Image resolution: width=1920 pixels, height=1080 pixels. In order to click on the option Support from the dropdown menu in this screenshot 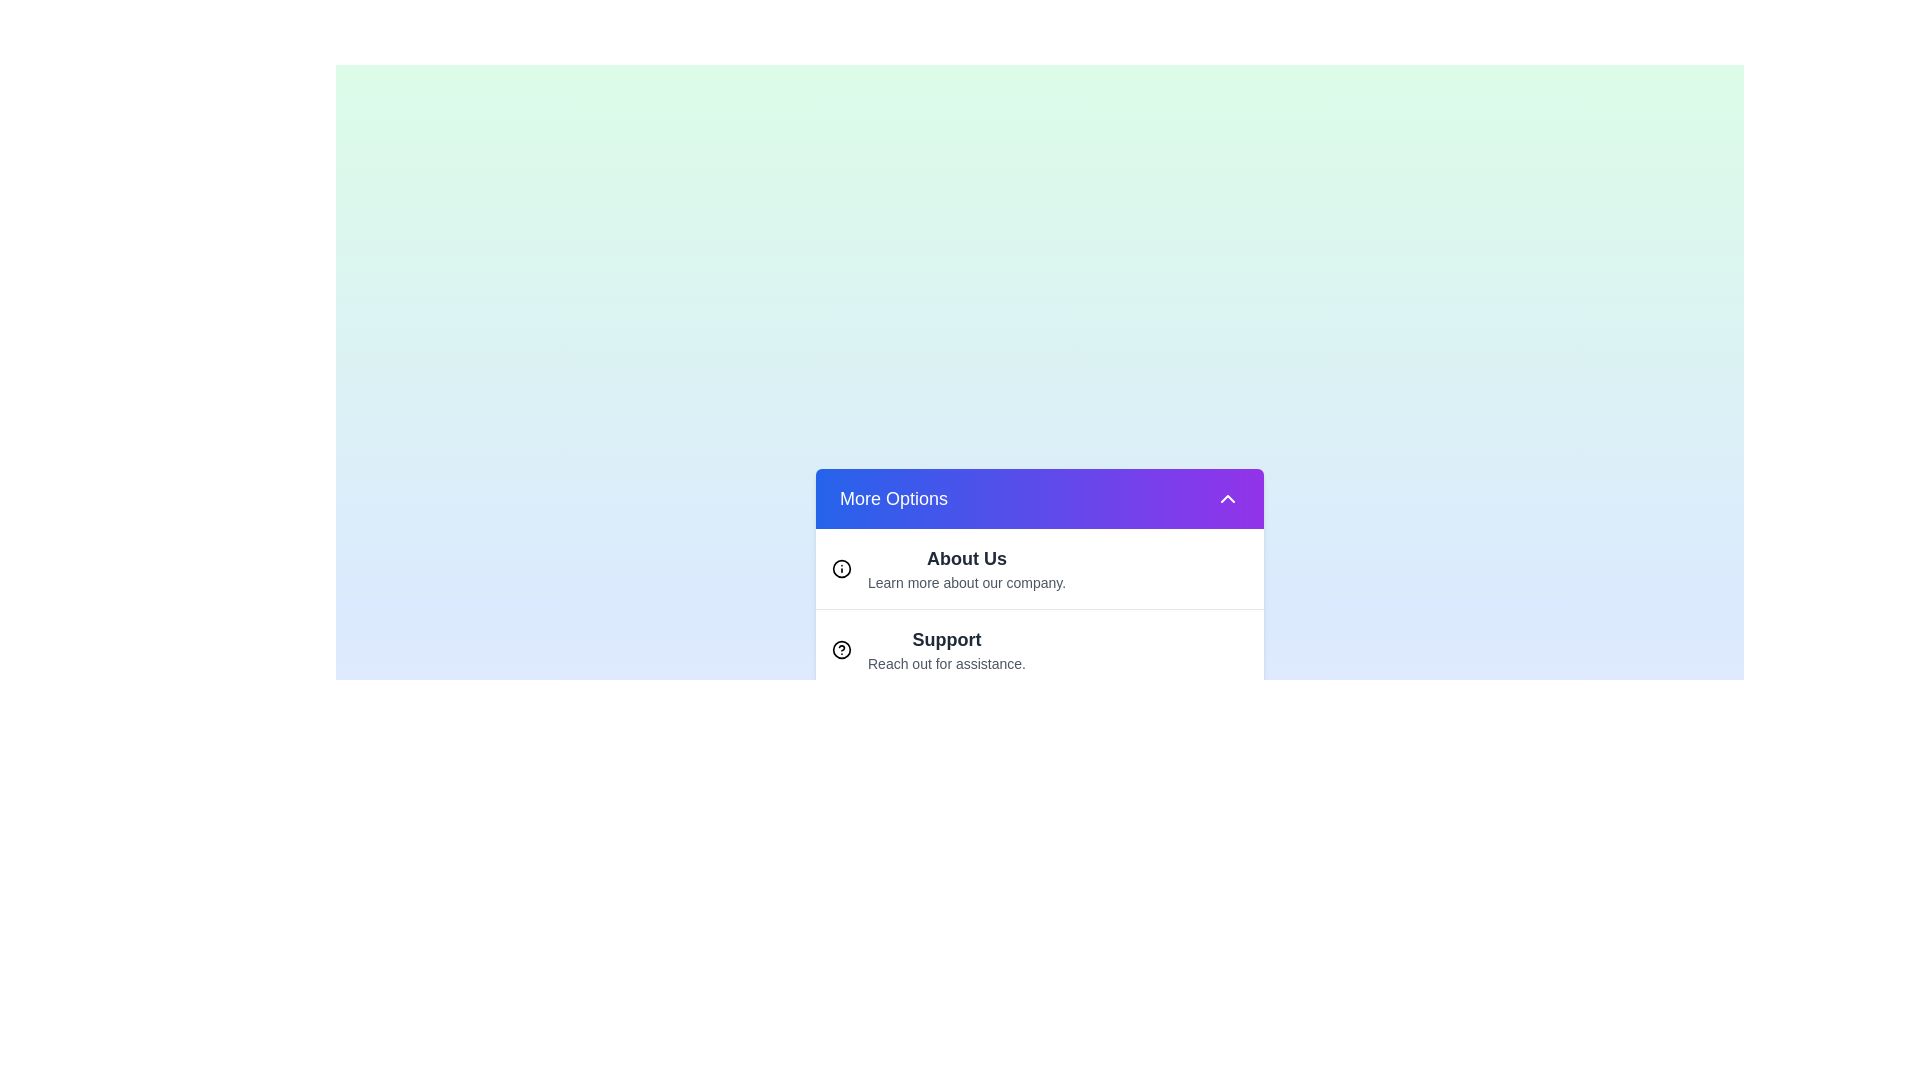, I will do `click(1040, 648)`.